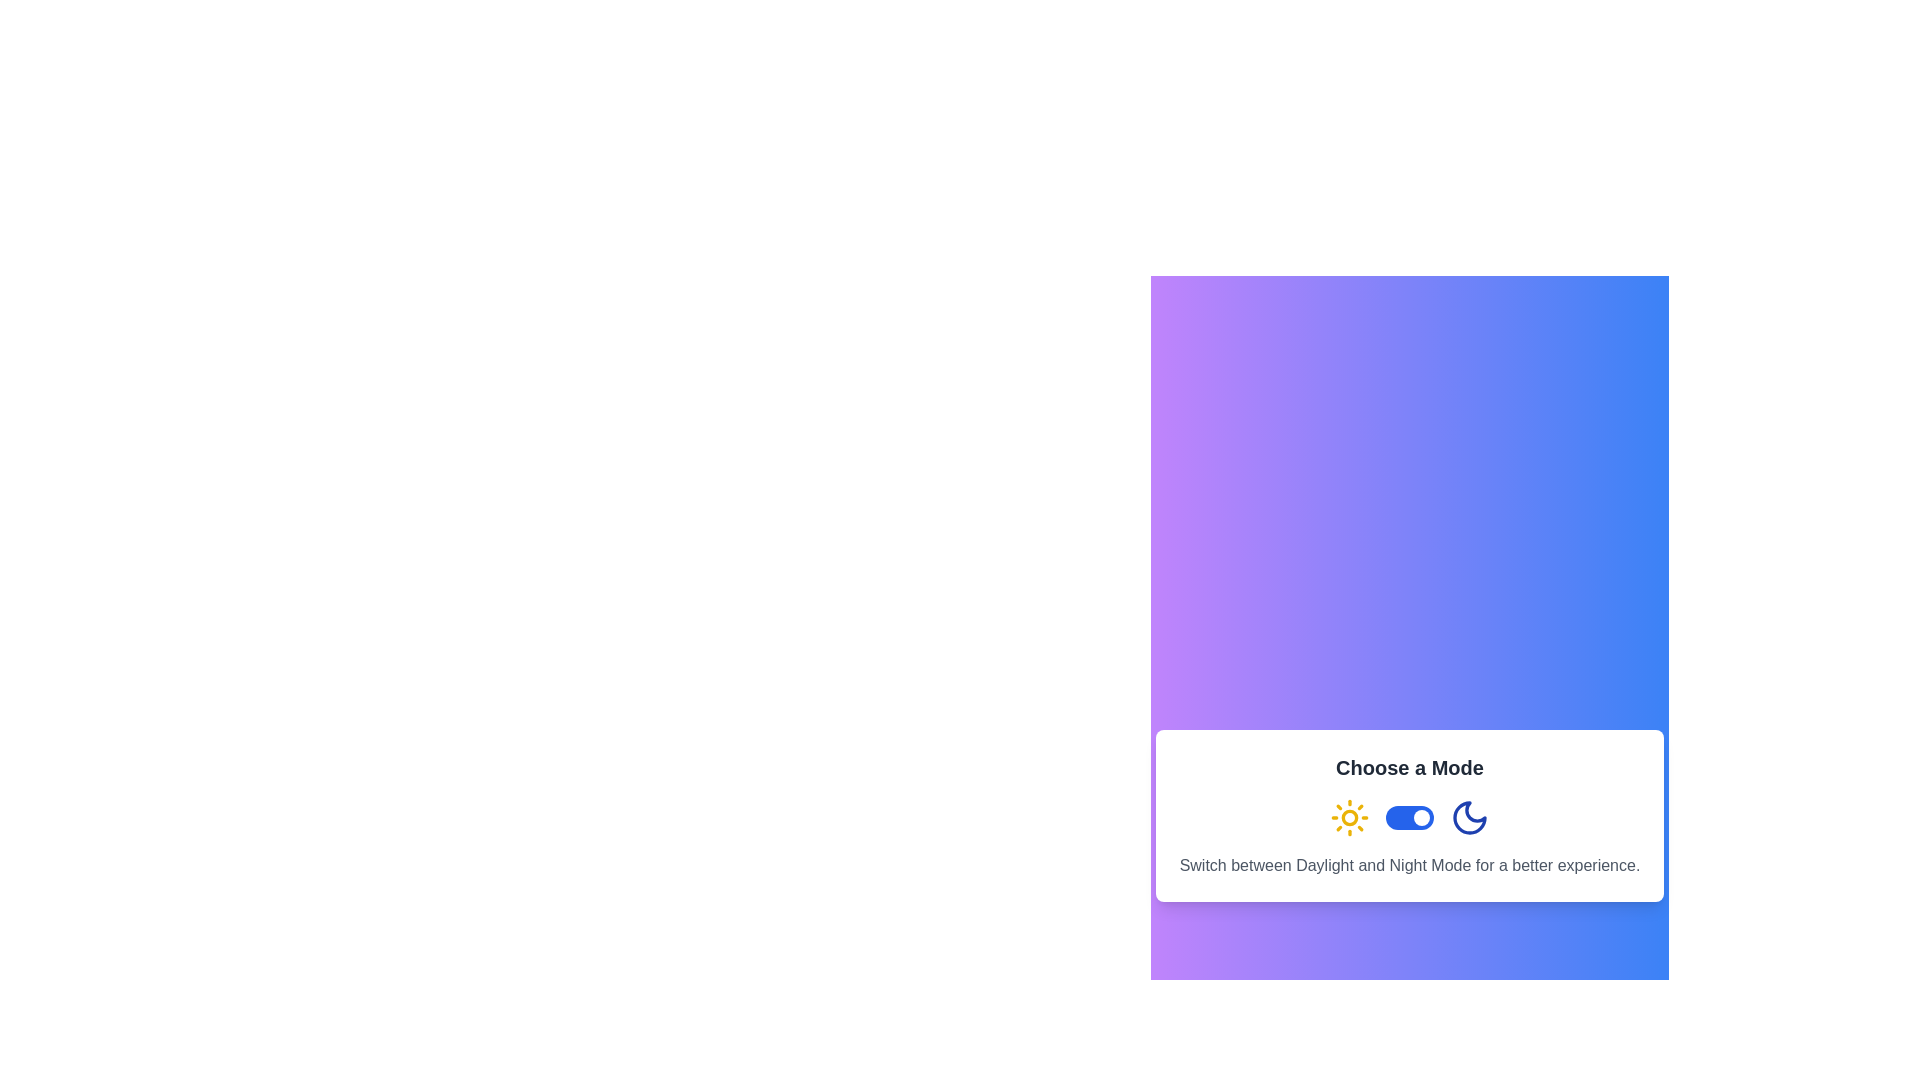 The width and height of the screenshot is (1920, 1080). Describe the element at coordinates (1409, 817) in the screenshot. I see `the toggle switch that allows users to switch between daylight and night mode, which is centrally located between a yellow sun icon on the left and a blue crescent moon icon on the right` at that location.